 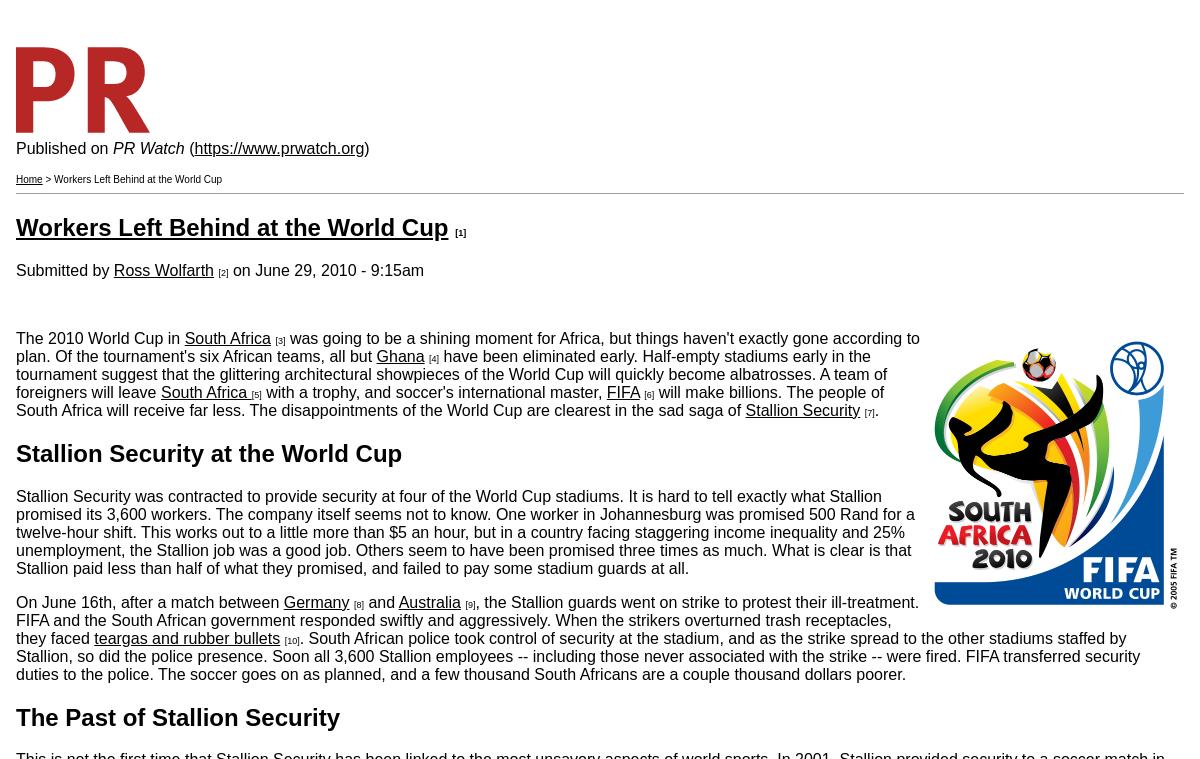 What do you see at coordinates (315, 600) in the screenshot?
I see `'Germany'` at bounding box center [315, 600].